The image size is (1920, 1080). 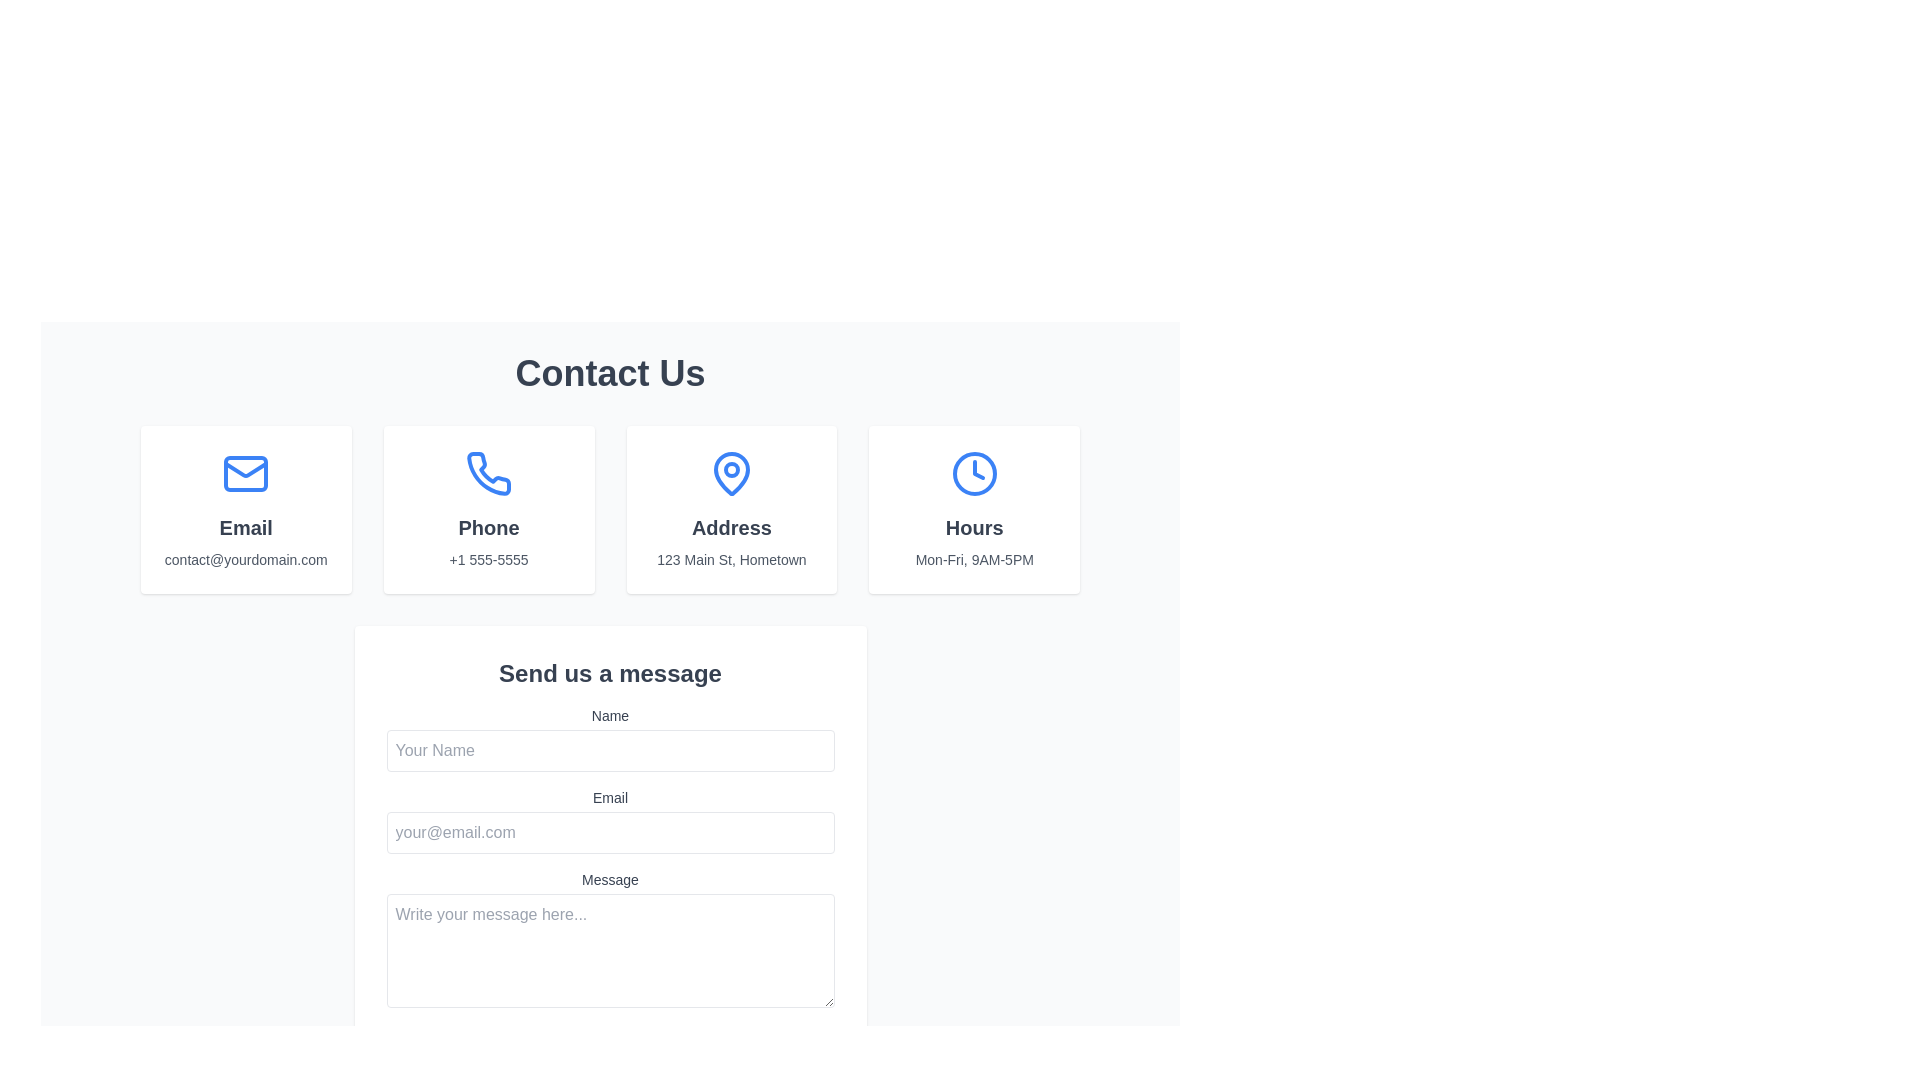 What do you see at coordinates (245, 470) in the screenshot?
I see `the lower component of the envelope icon in the first column below the 'Contact Us' heading, which visually signifies email contact information` at bounding box center [245, 470].